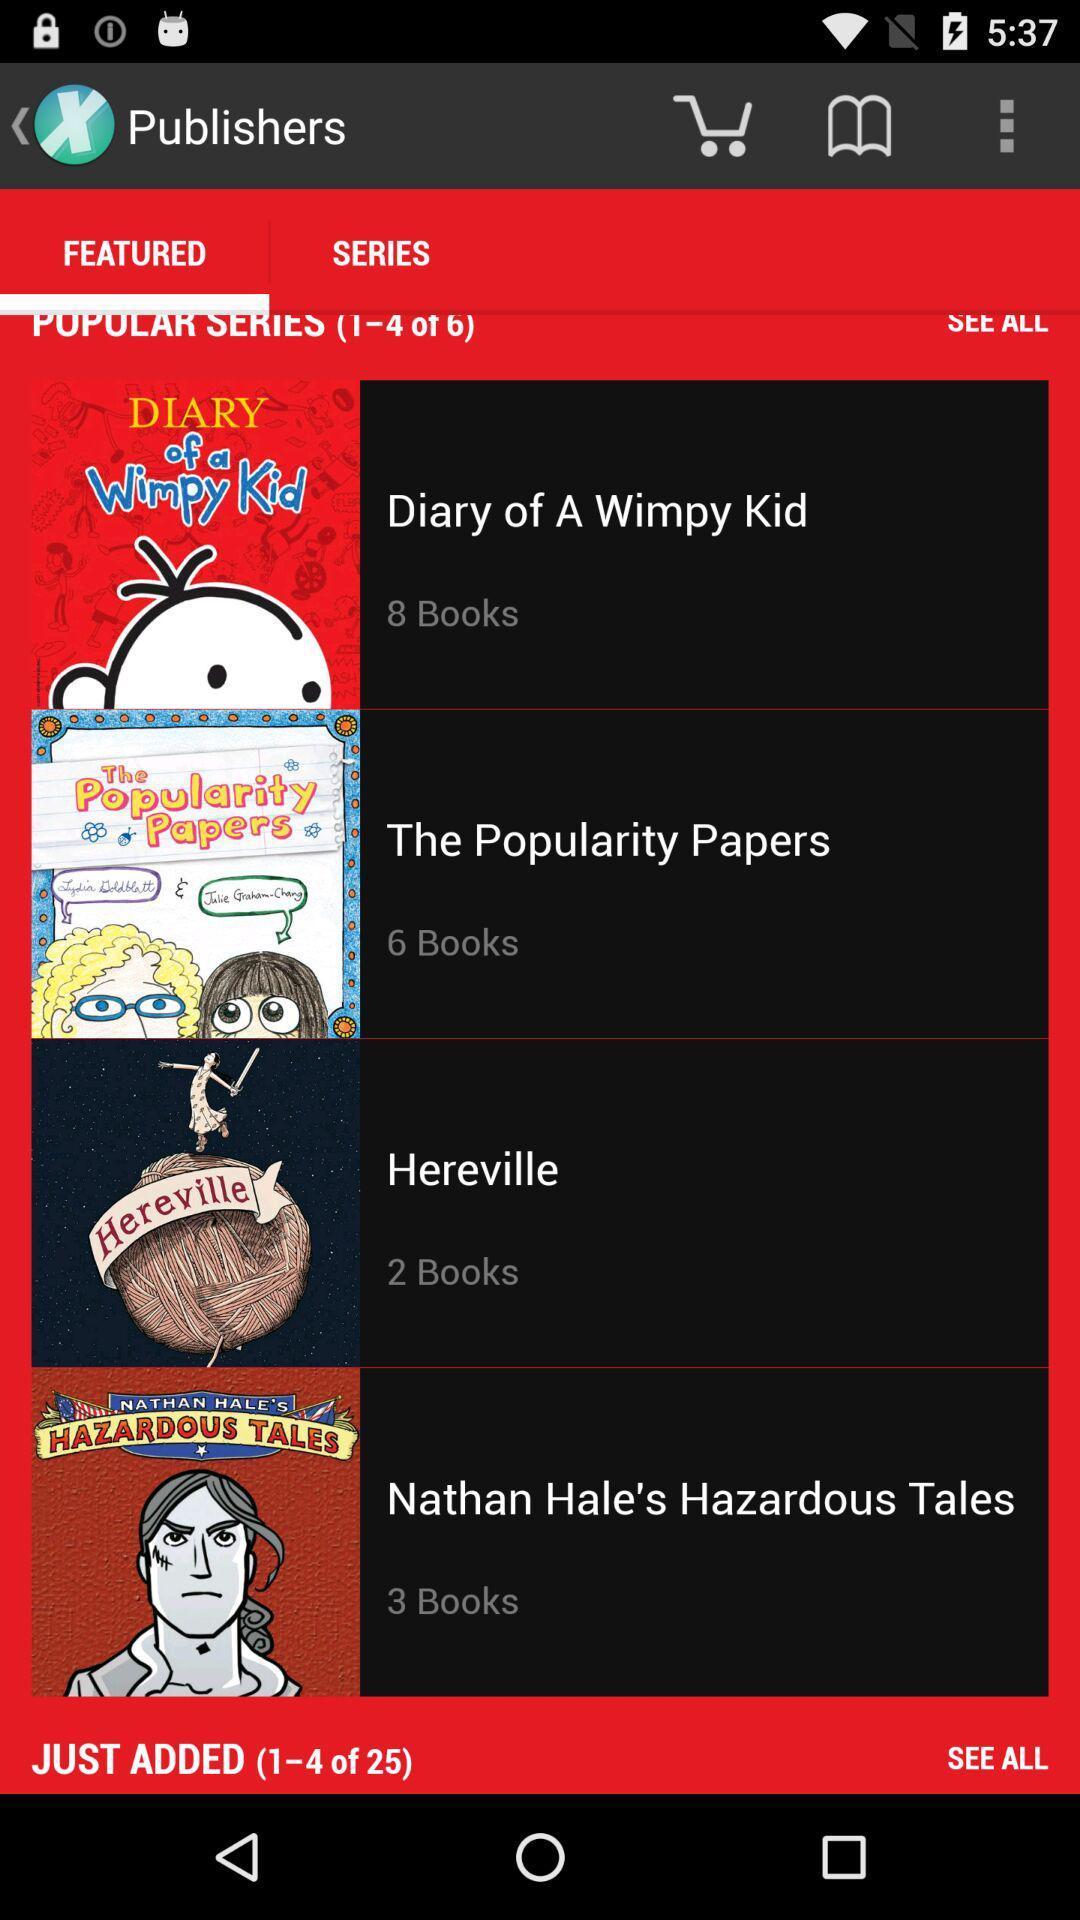 The width and height of the screenshot is (1080, 1920). I want to click on the featured, so click(134, 251).